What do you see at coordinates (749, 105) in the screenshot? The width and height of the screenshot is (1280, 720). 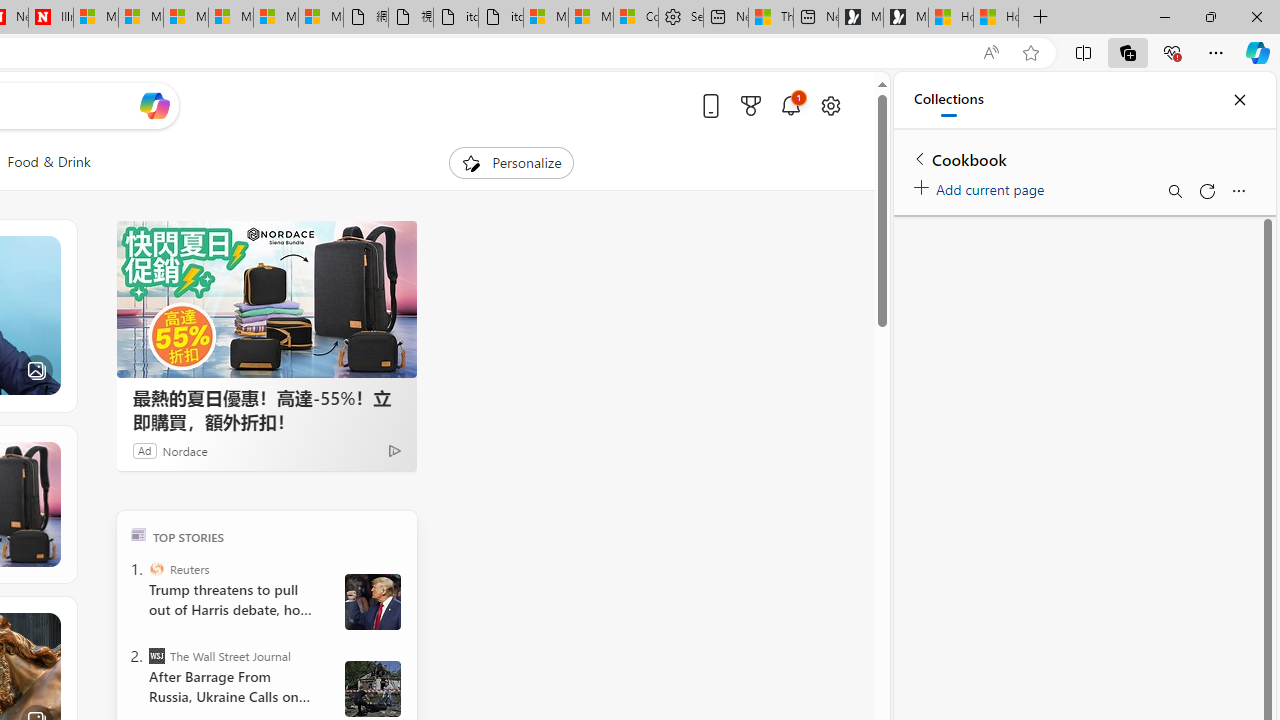 I see `'Microsoft rewards'` at bounding box center [749, 105].